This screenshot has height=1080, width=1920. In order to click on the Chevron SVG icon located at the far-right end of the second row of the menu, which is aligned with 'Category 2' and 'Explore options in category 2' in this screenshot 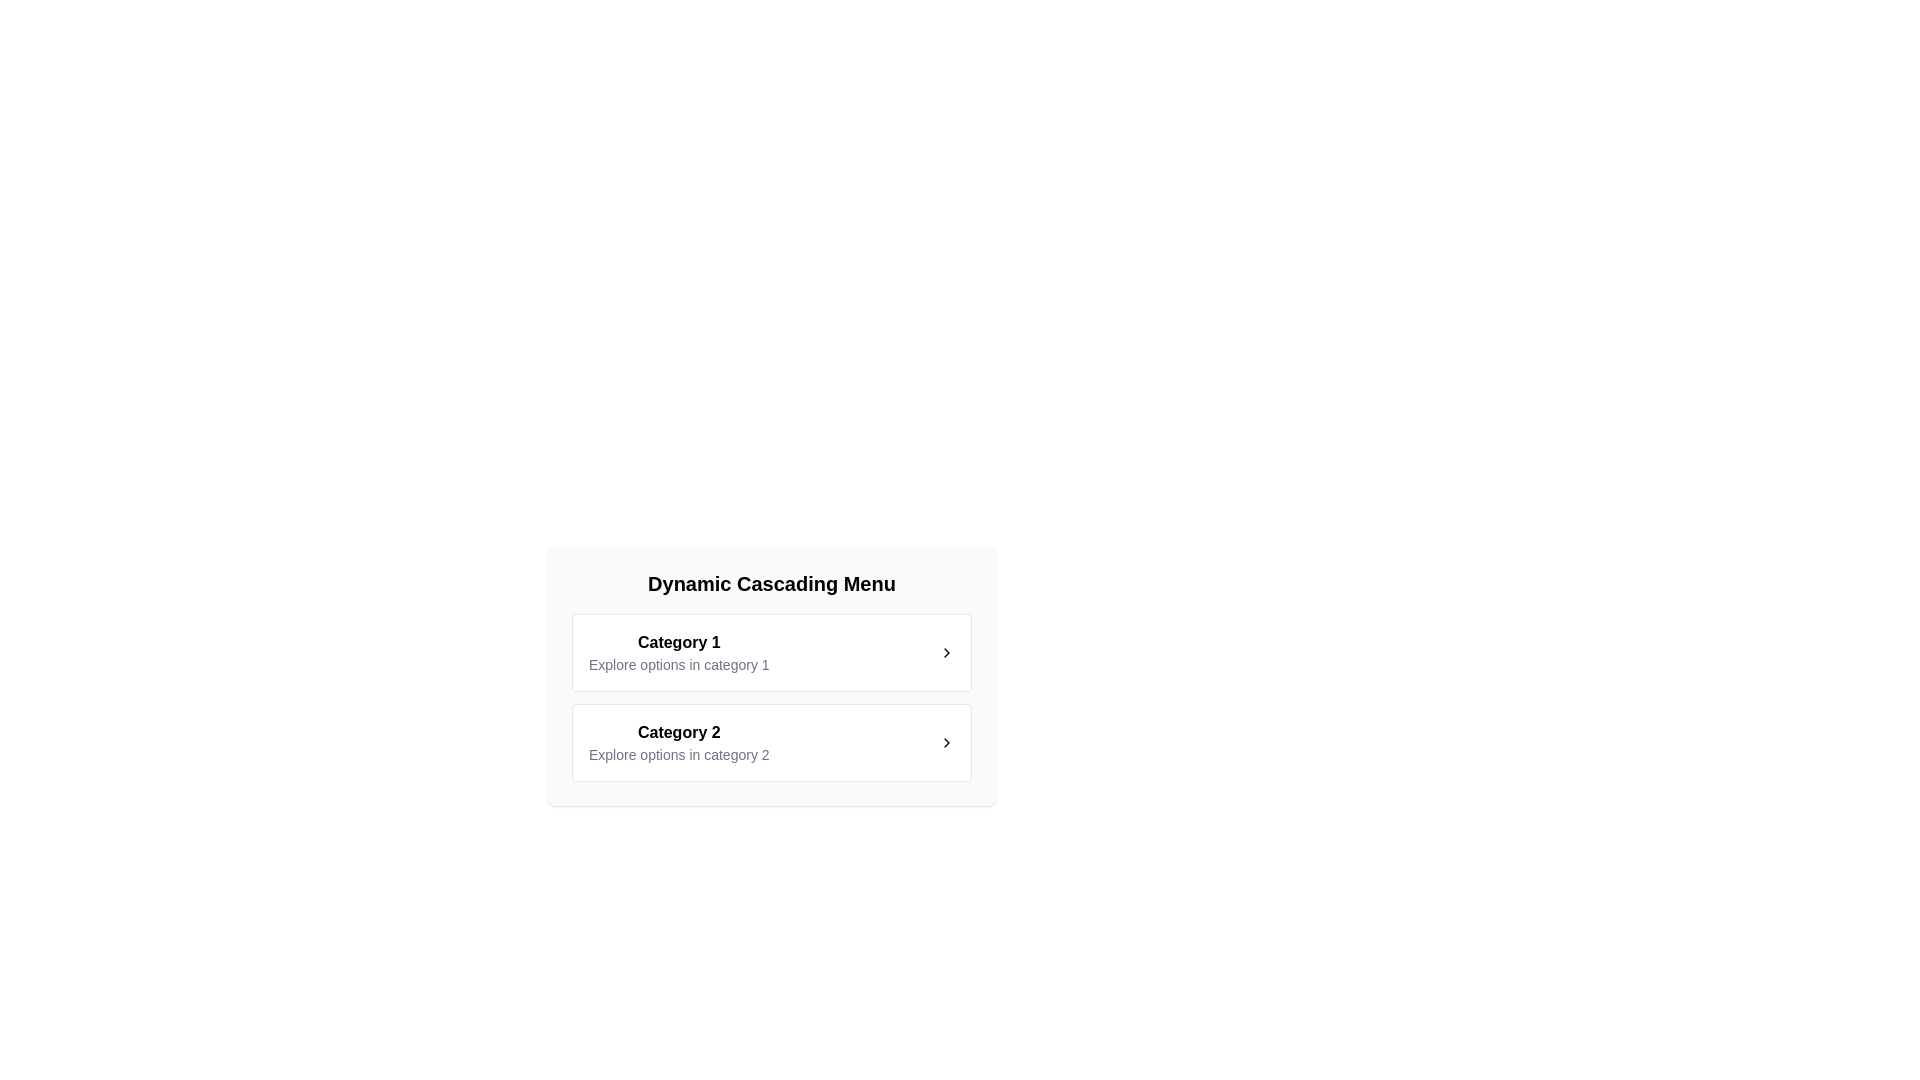, I will do `click(945, 743)`.